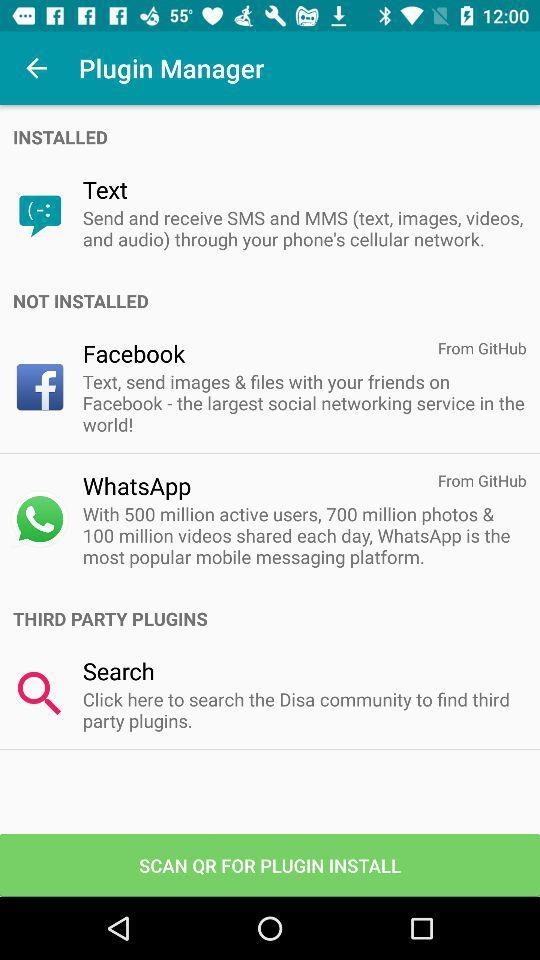 This screenshot has width=540, height=960. Describe the element at coordinates (303, 534) in the screenshot. I see `icon below the whatsapp icon` at that location.